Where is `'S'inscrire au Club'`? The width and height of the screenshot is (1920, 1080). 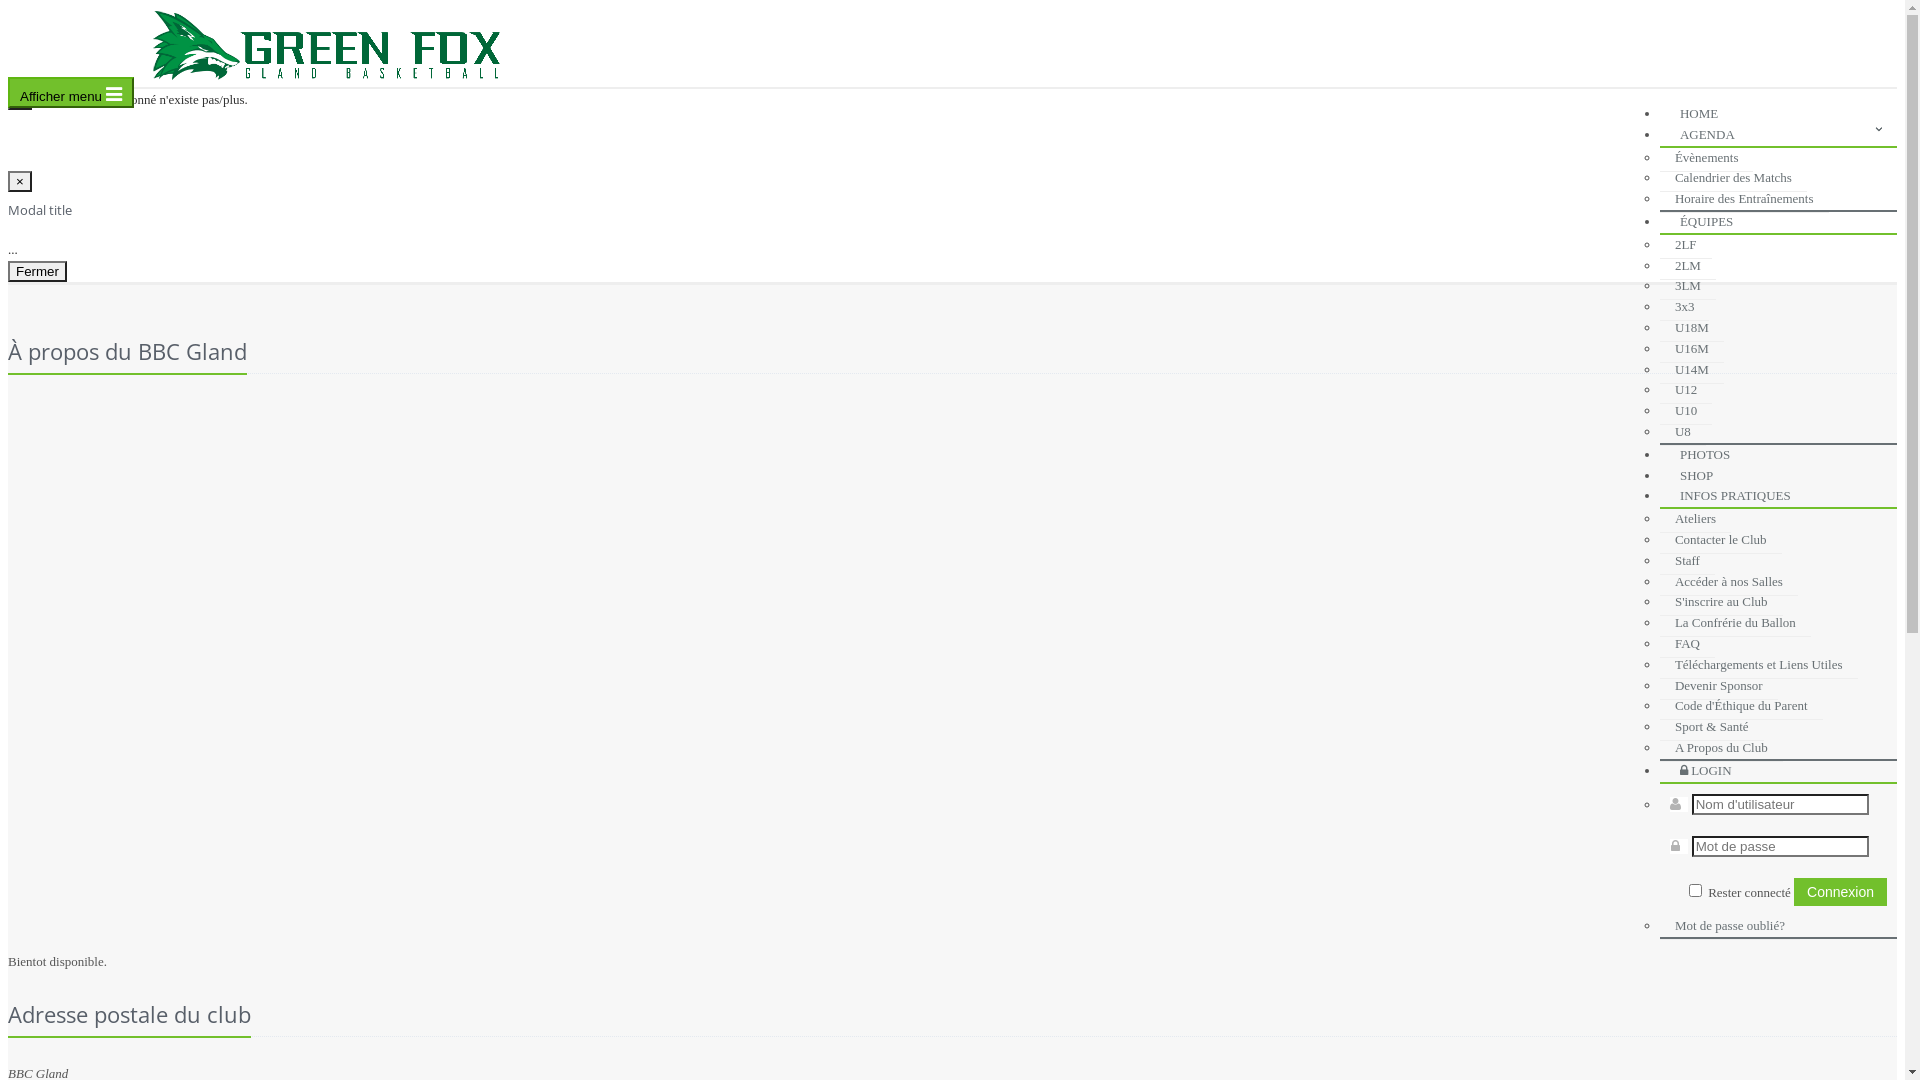 'S'inscrire au Club' is located at coordinates (1720, 600).